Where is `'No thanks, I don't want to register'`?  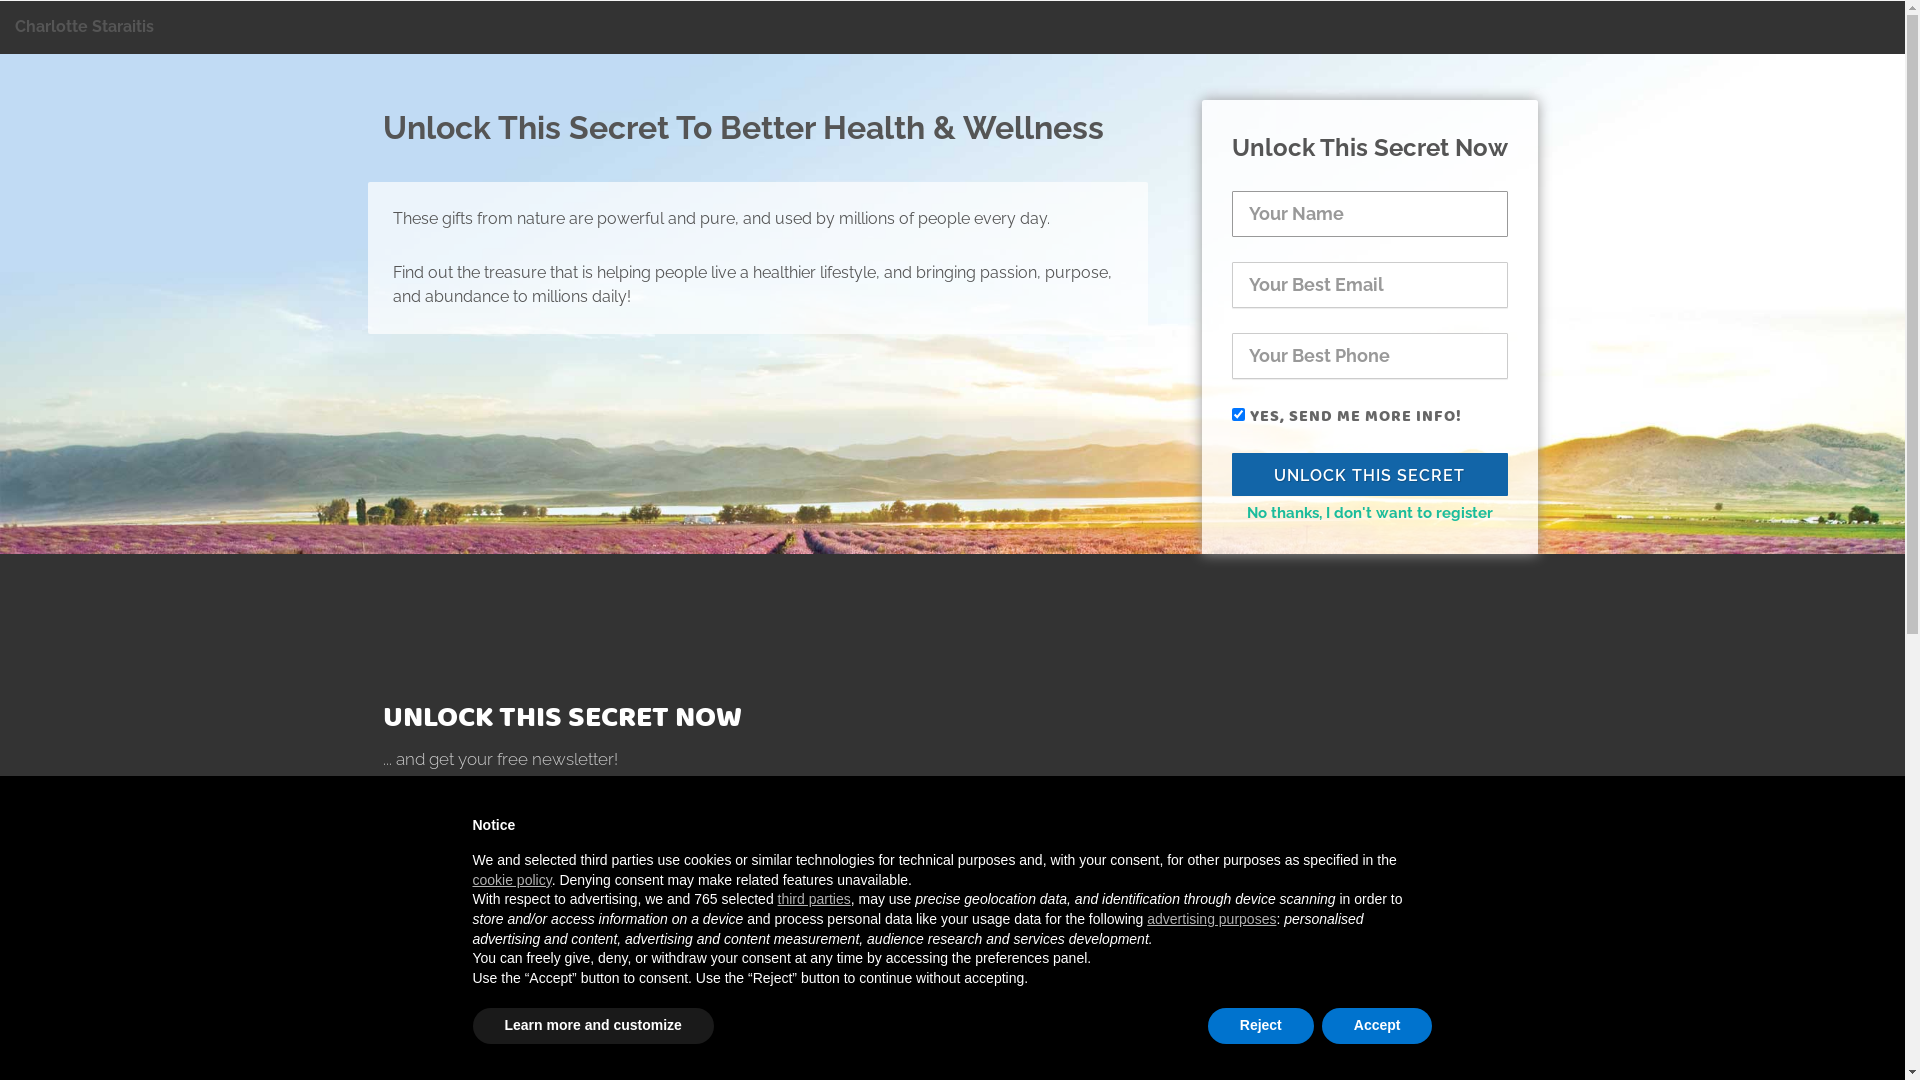 'No thanks, I don't want to register' is located at coordinates (1367, 512).